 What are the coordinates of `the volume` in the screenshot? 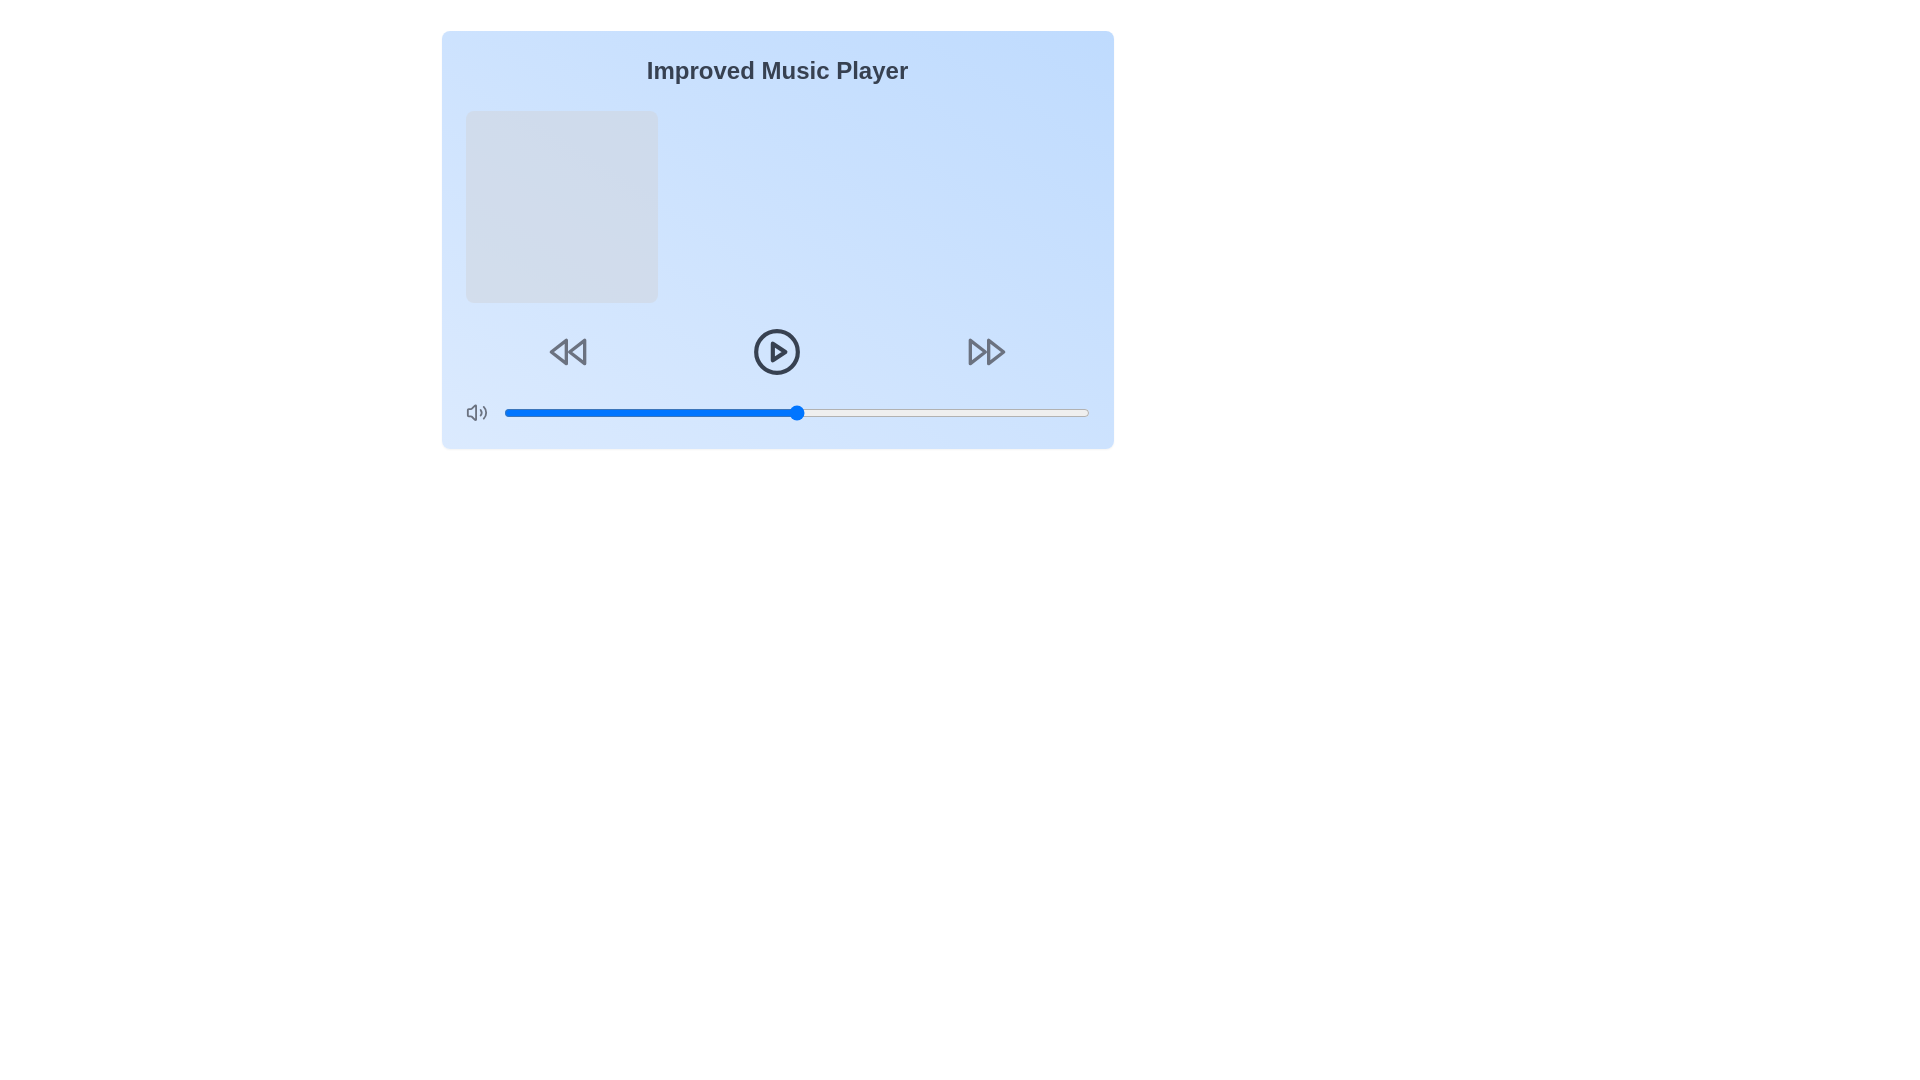 It's located at (1070, 411).